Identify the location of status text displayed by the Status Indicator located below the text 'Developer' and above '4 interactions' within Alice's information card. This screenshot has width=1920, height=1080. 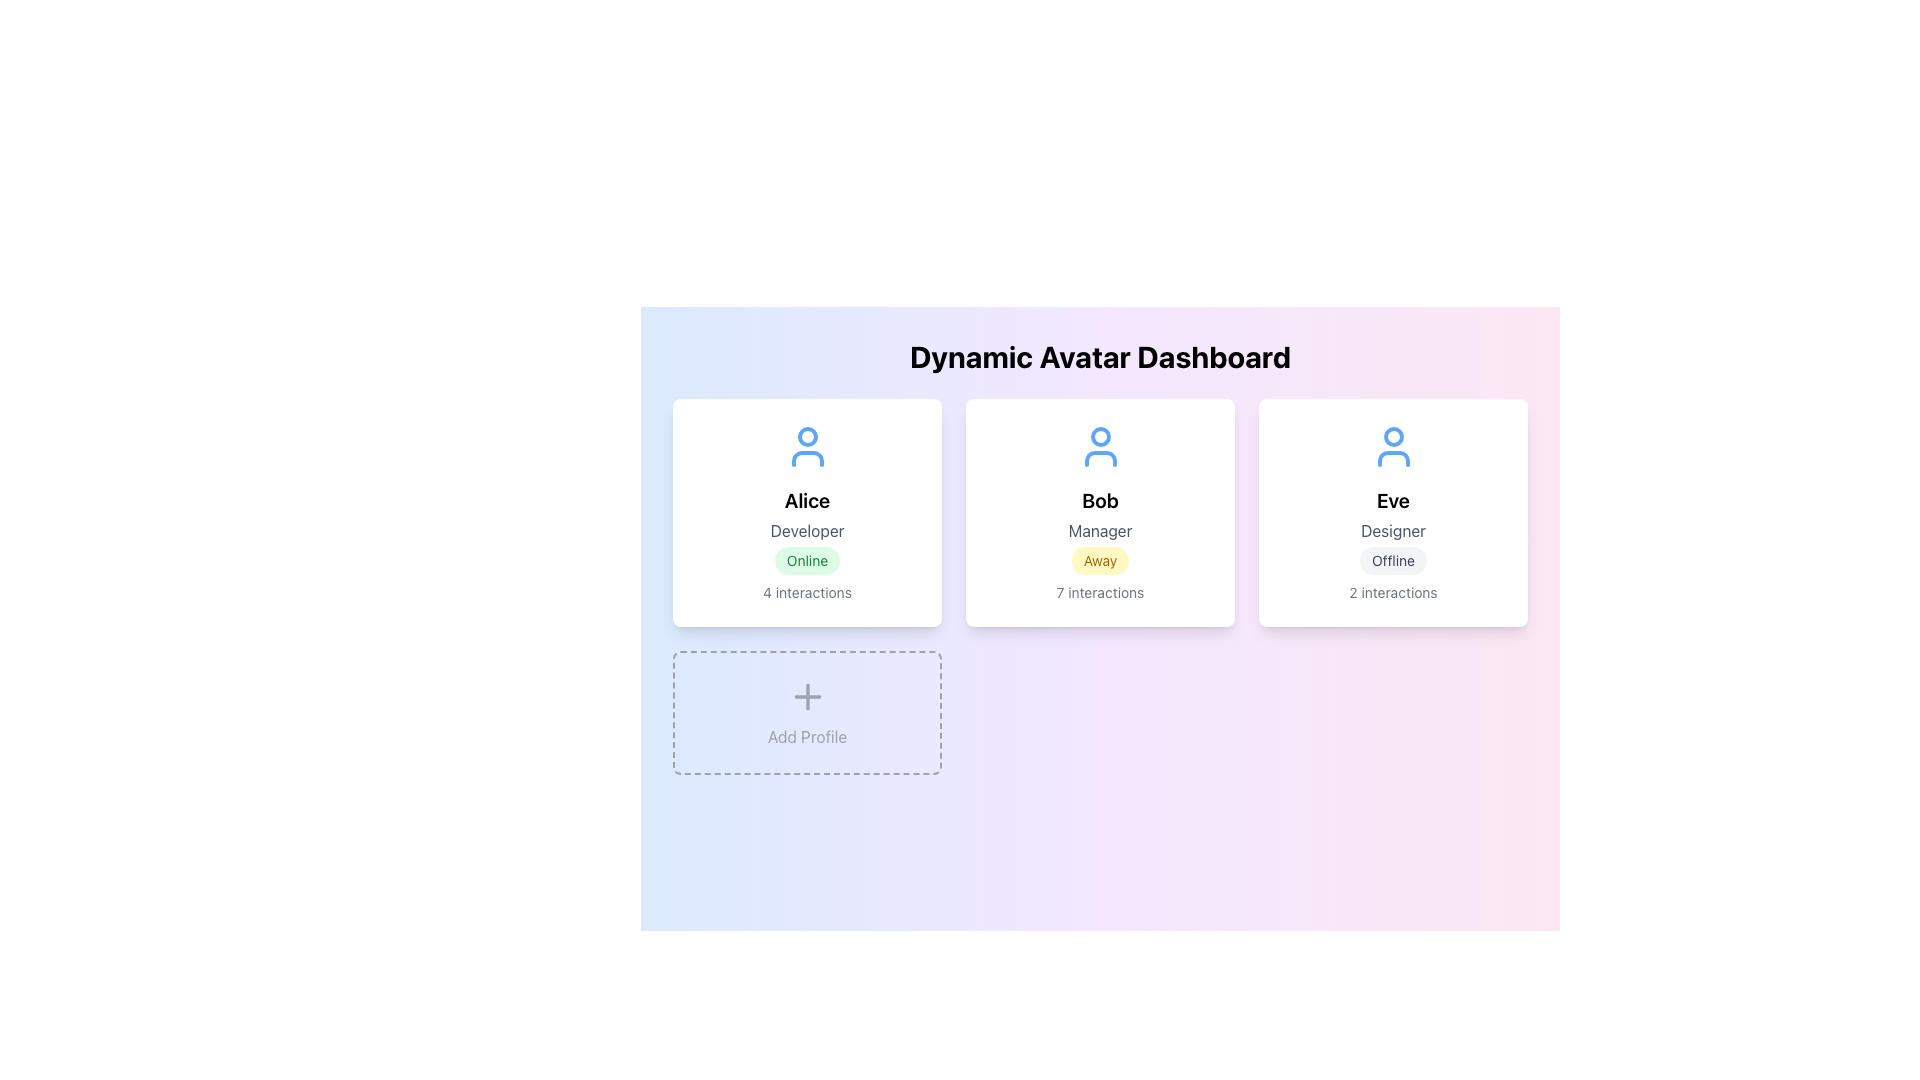
(807, 560).